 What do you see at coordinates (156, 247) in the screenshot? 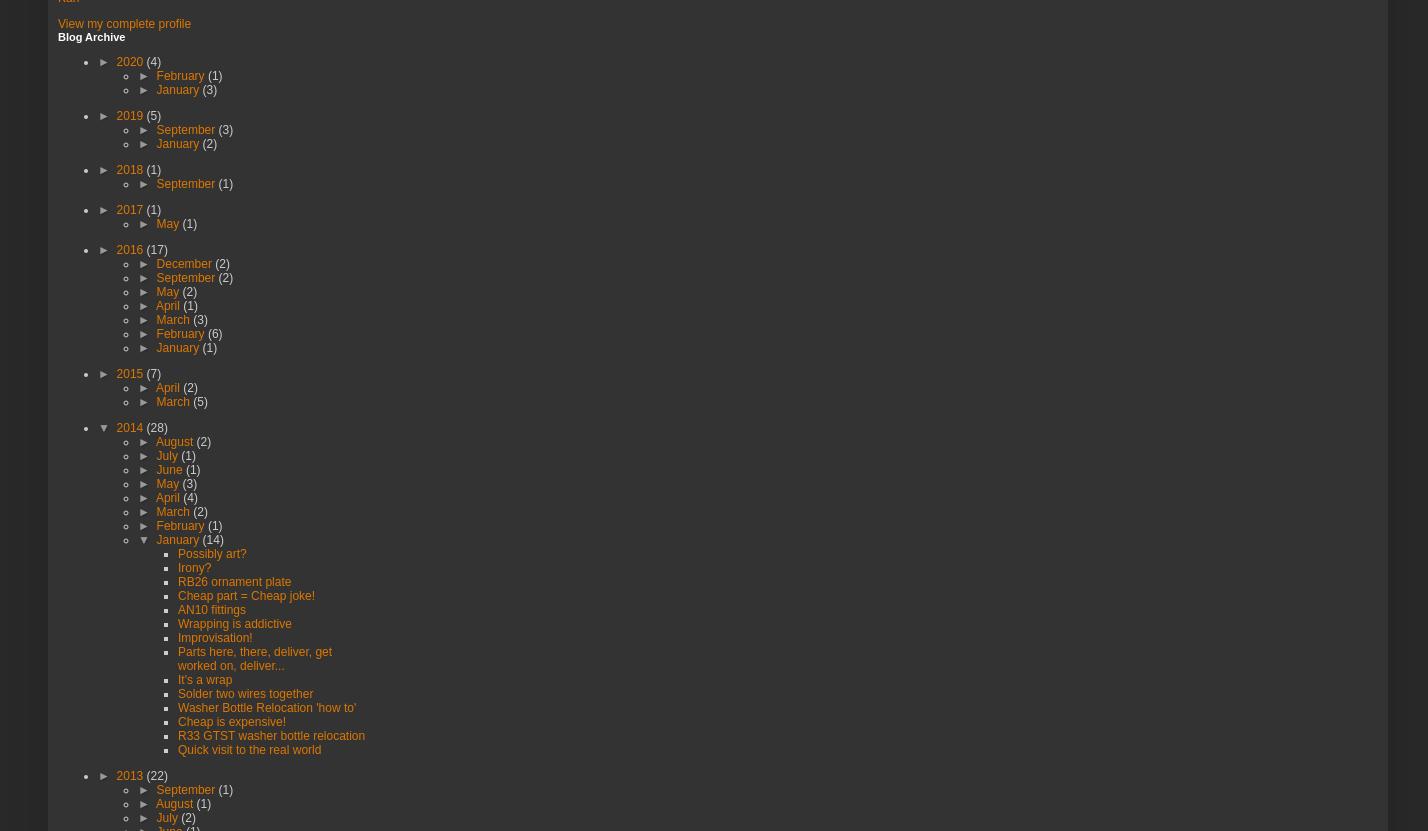
I see `'(17)'` at bounding box center [156, 247].